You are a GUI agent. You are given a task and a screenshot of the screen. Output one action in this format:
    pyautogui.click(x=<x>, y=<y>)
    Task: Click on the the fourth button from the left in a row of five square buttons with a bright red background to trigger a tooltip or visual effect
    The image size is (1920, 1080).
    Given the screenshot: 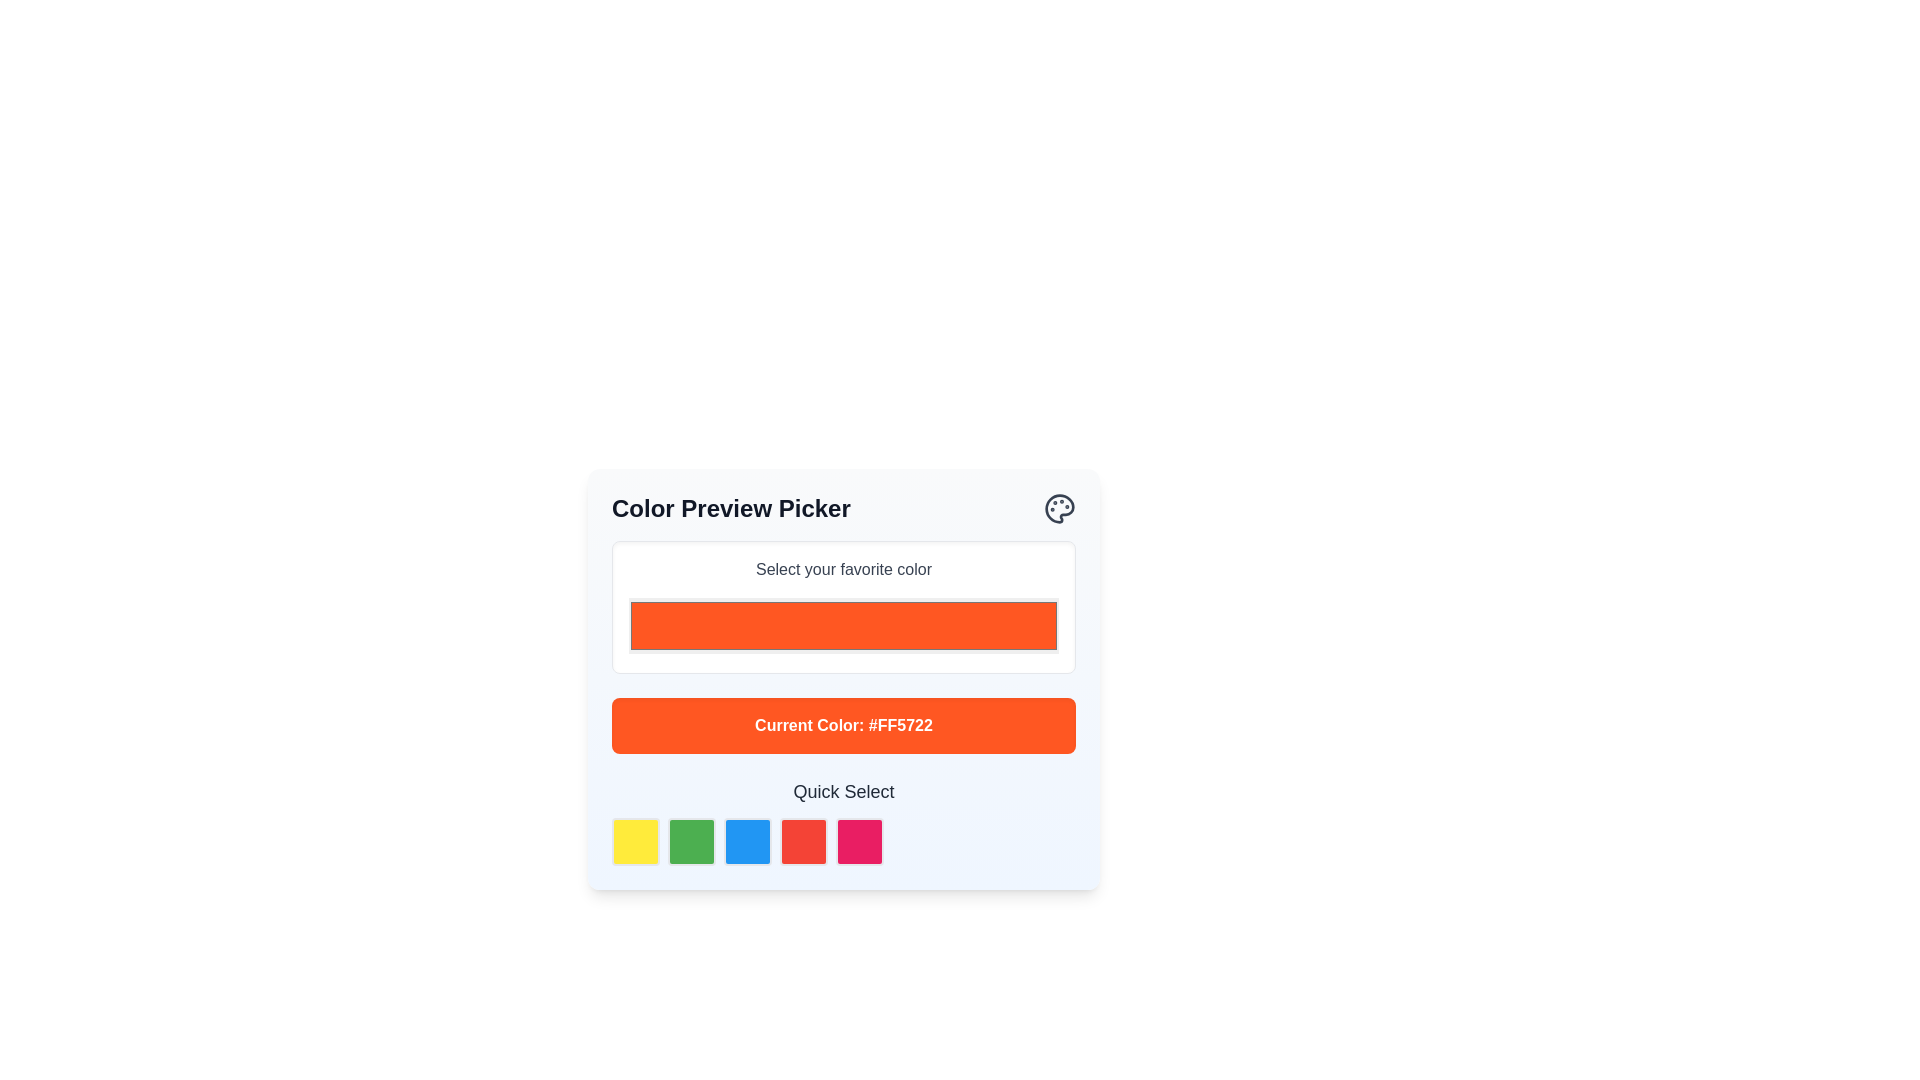 What is the action you would take?
    pyautogui.click(x=804, y=841)
    